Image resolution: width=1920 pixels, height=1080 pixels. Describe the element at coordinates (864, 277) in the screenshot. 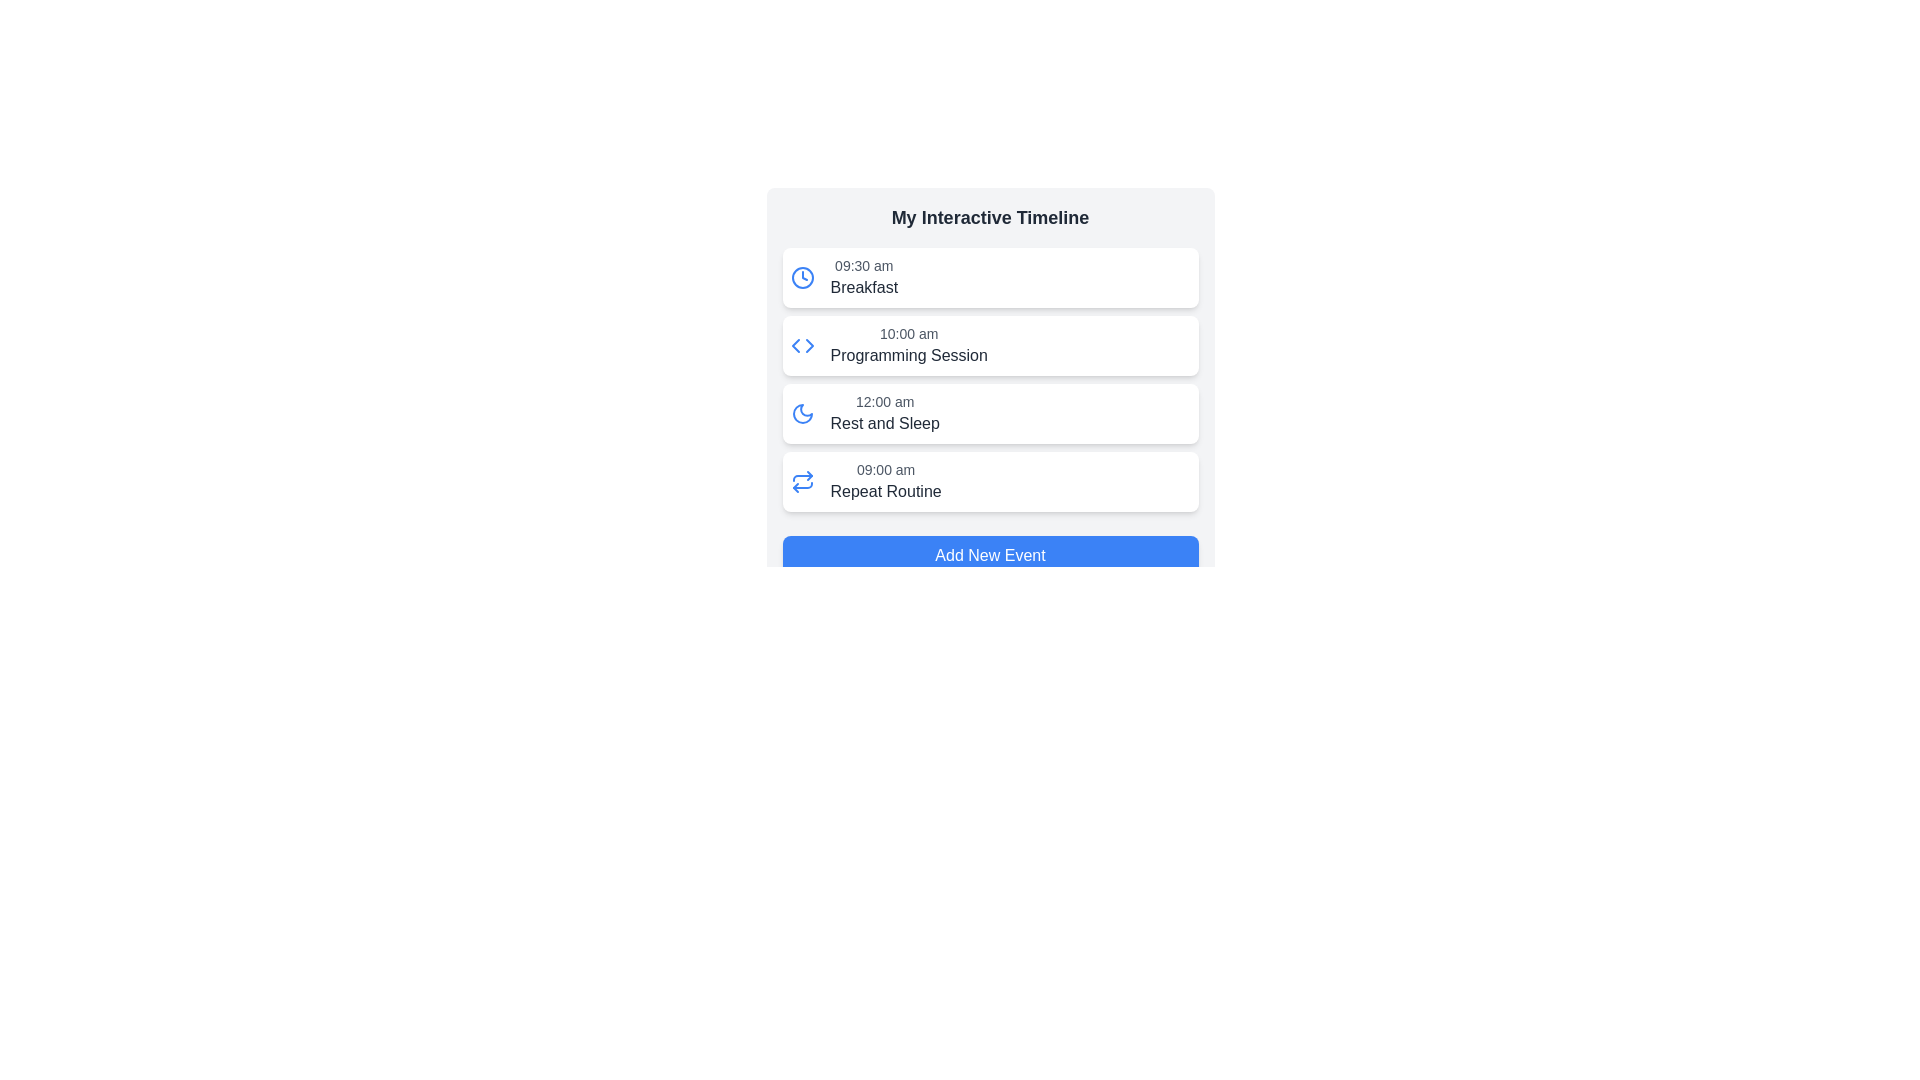

I see `time '09:30 am' and activity 'Breakfast' displayed in the first entry of 'My Interactive Timeline'` at that location.